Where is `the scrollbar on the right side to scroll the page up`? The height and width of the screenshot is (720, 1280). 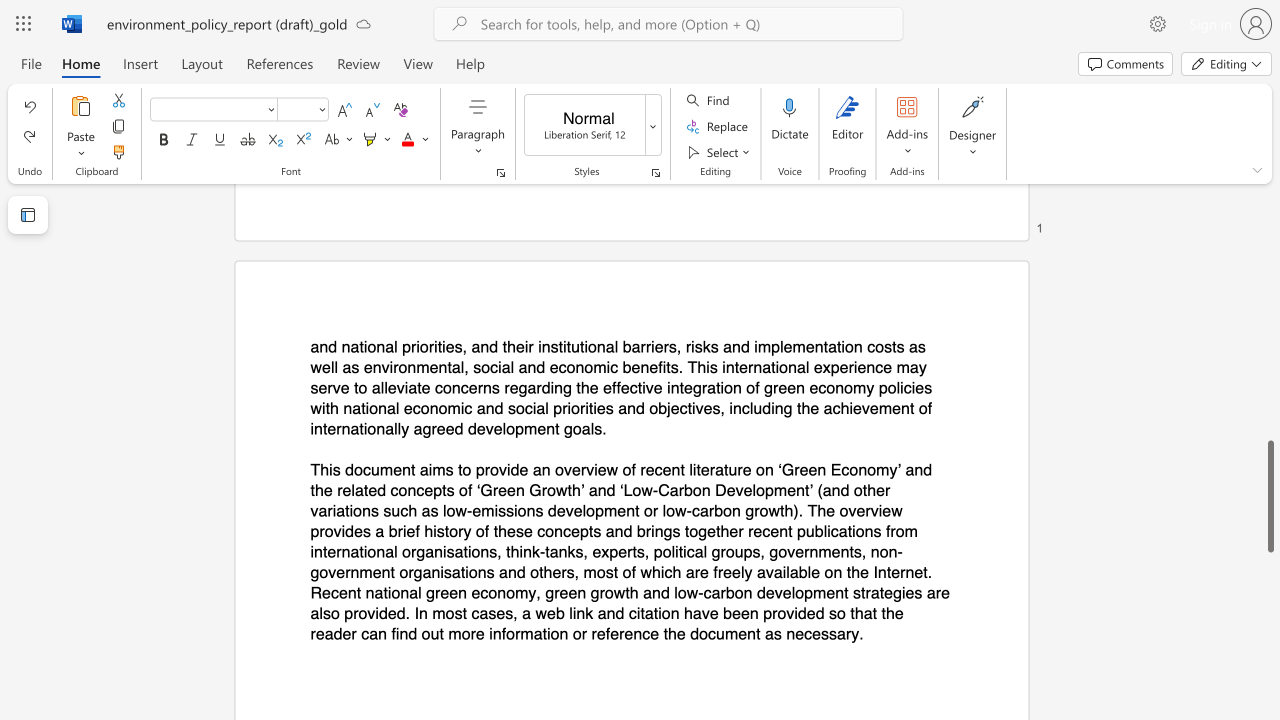 the scrollbar on the right side to scroll the page up is located at coordinates (1269, 220).